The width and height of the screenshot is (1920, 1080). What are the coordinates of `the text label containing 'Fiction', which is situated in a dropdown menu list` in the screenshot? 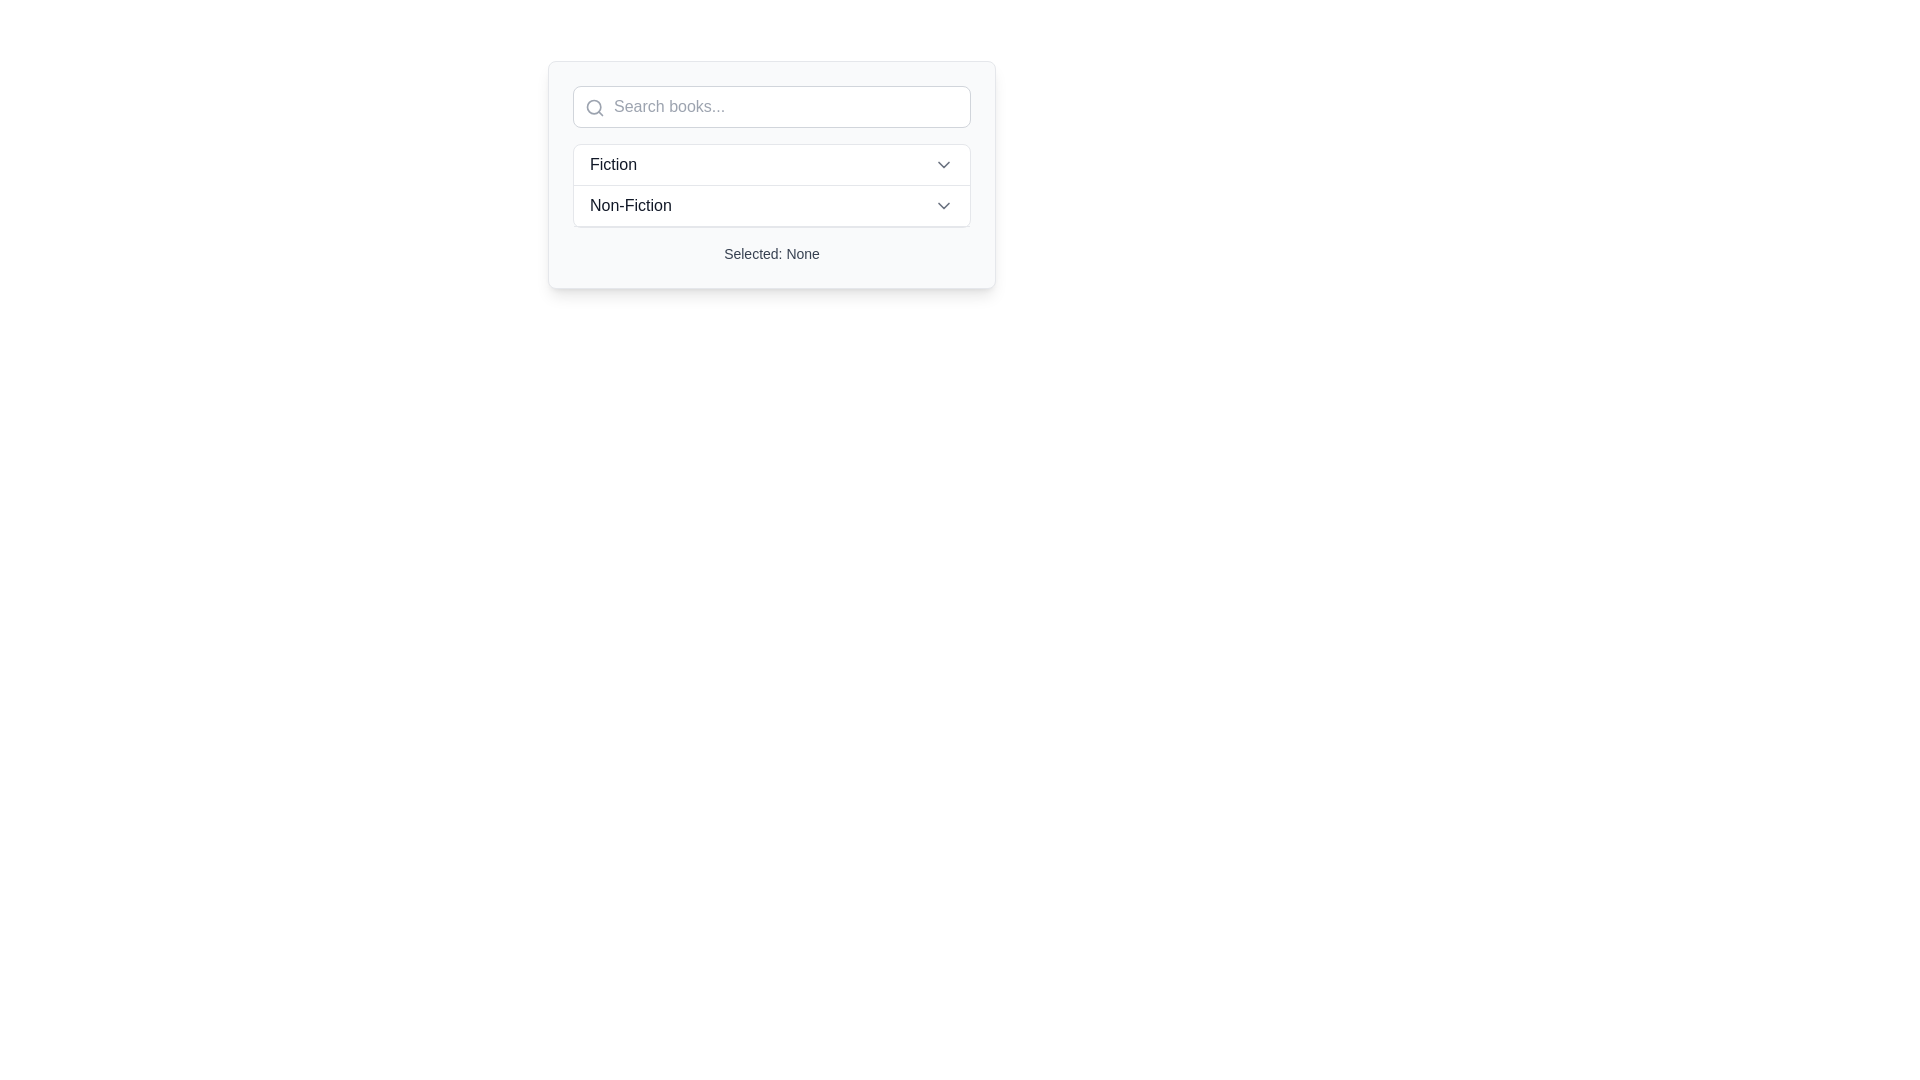 It's located at (612, 164).